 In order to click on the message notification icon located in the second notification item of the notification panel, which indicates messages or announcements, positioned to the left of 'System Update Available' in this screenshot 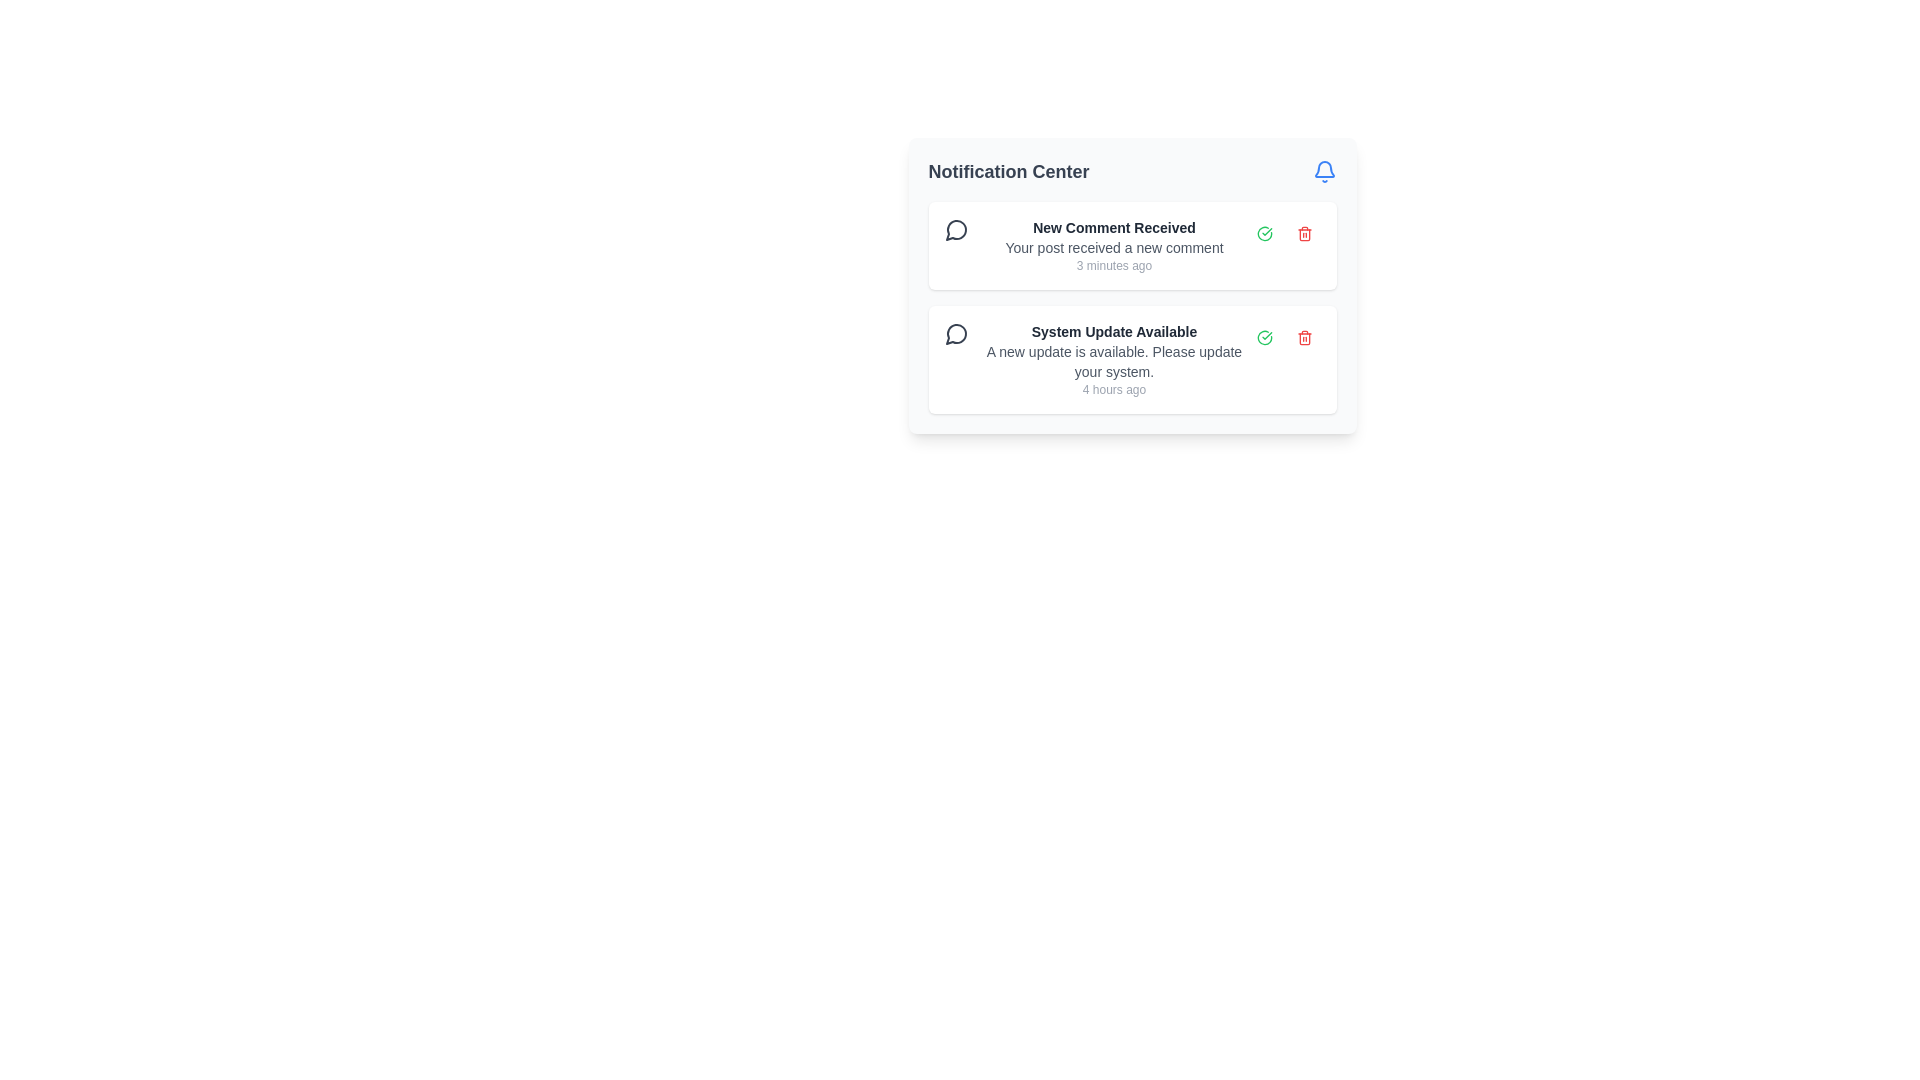, I will do `click(955, 333)`.